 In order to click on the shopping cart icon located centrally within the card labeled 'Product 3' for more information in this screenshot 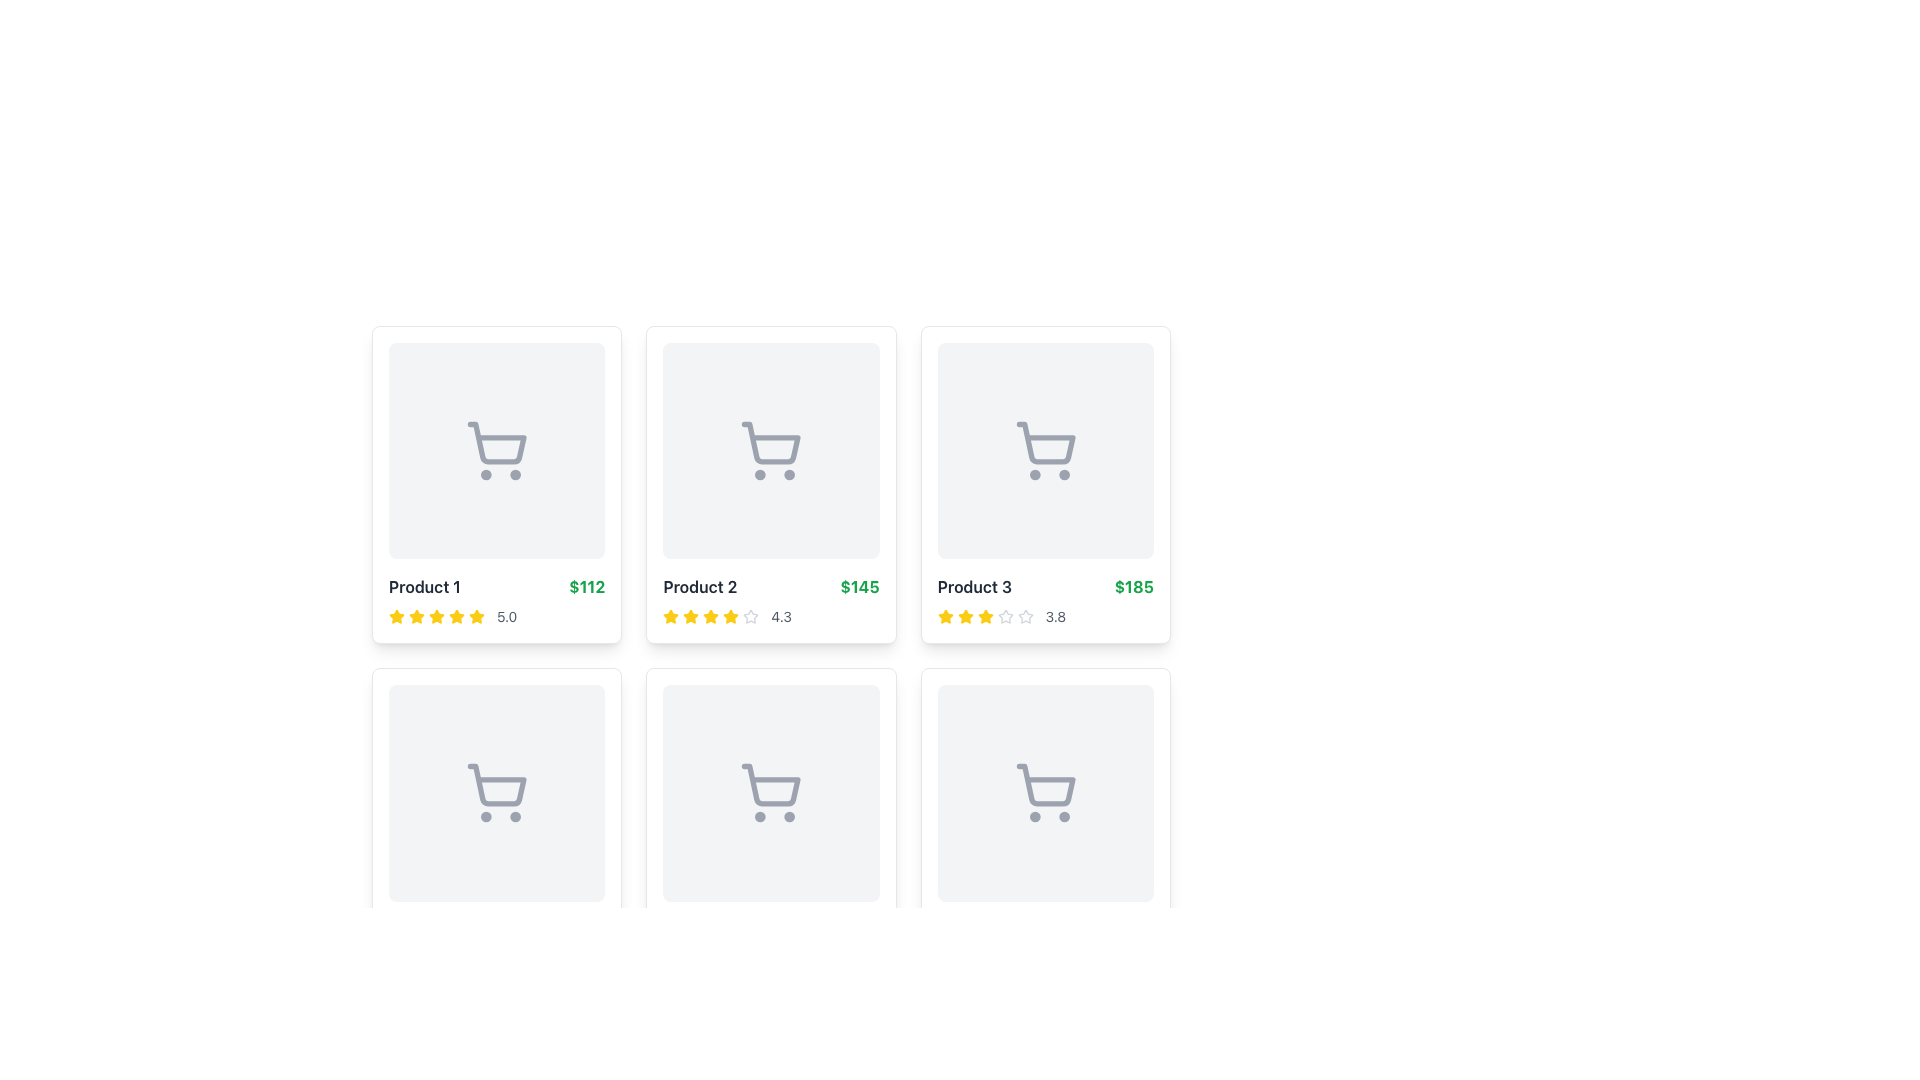, I will do `click(1044, 451)`.